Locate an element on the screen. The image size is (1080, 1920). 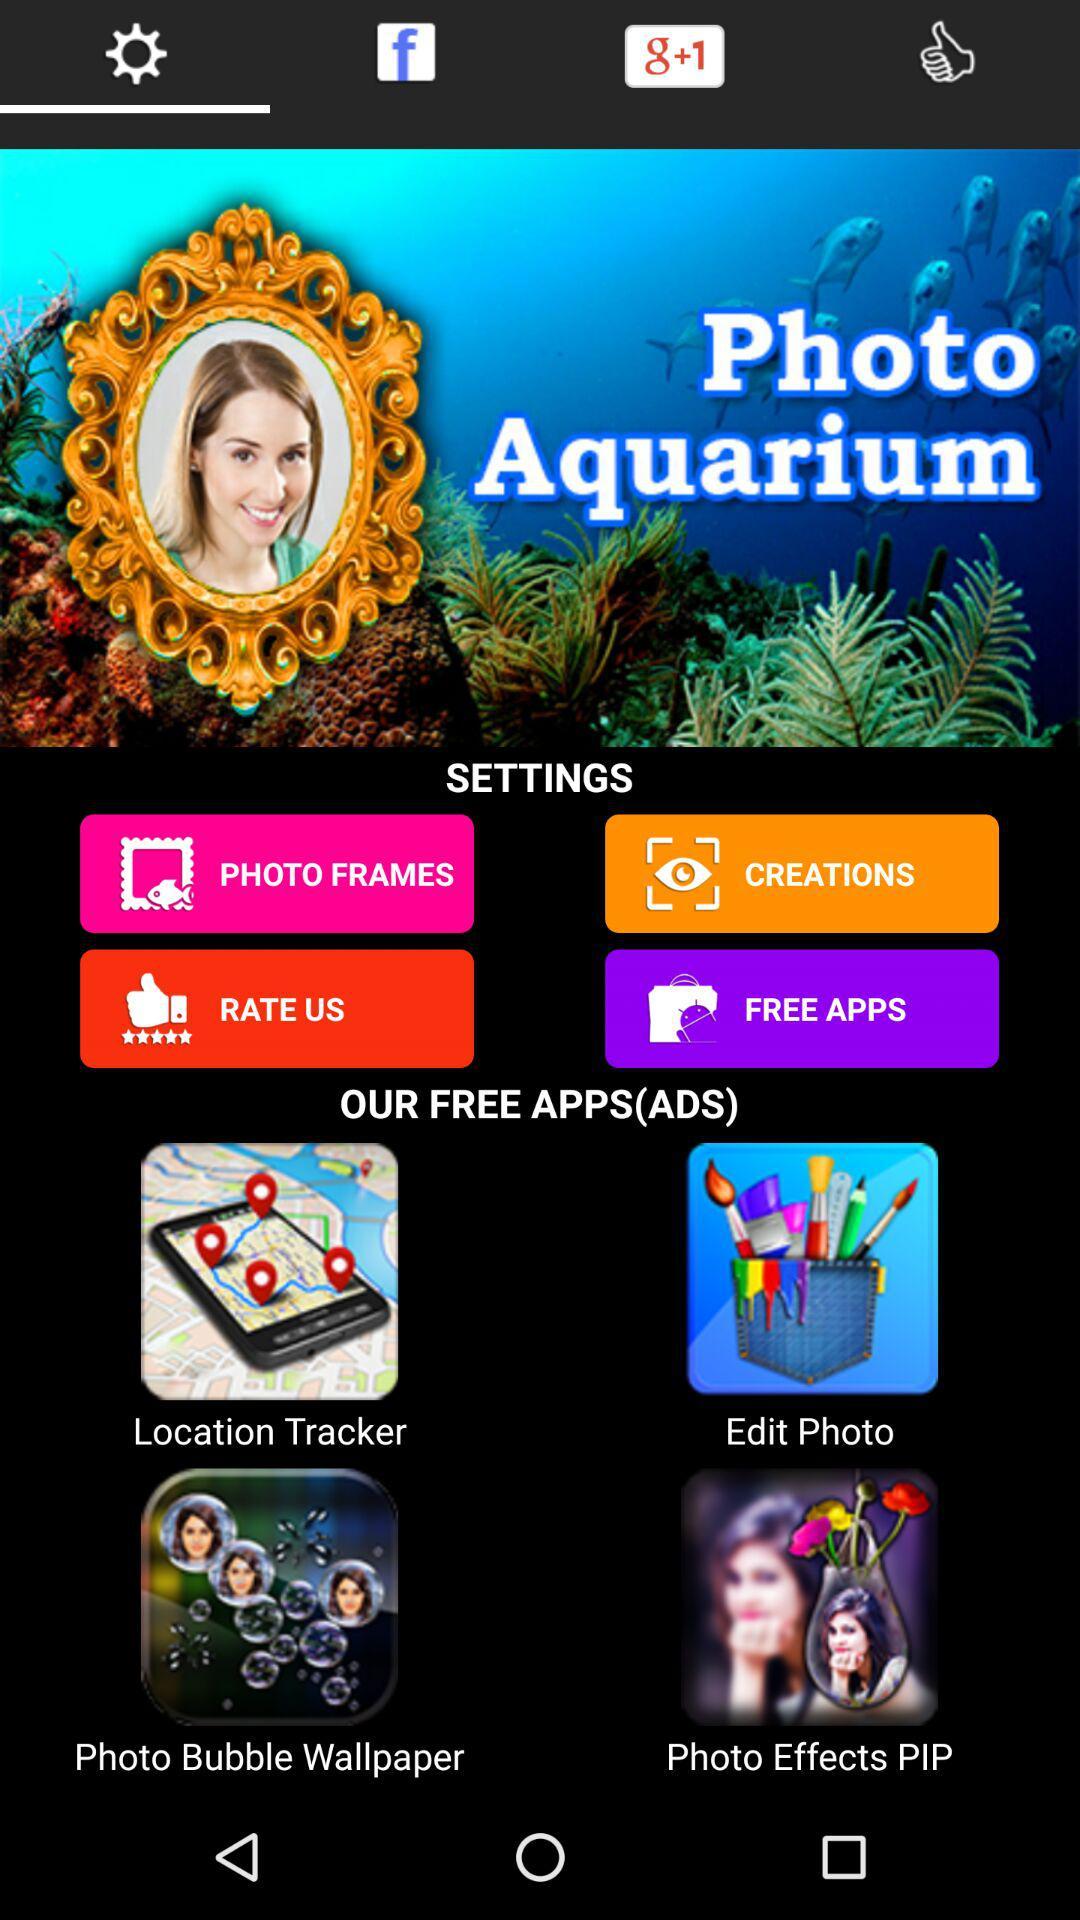
item is located at coordinates (680, 873).